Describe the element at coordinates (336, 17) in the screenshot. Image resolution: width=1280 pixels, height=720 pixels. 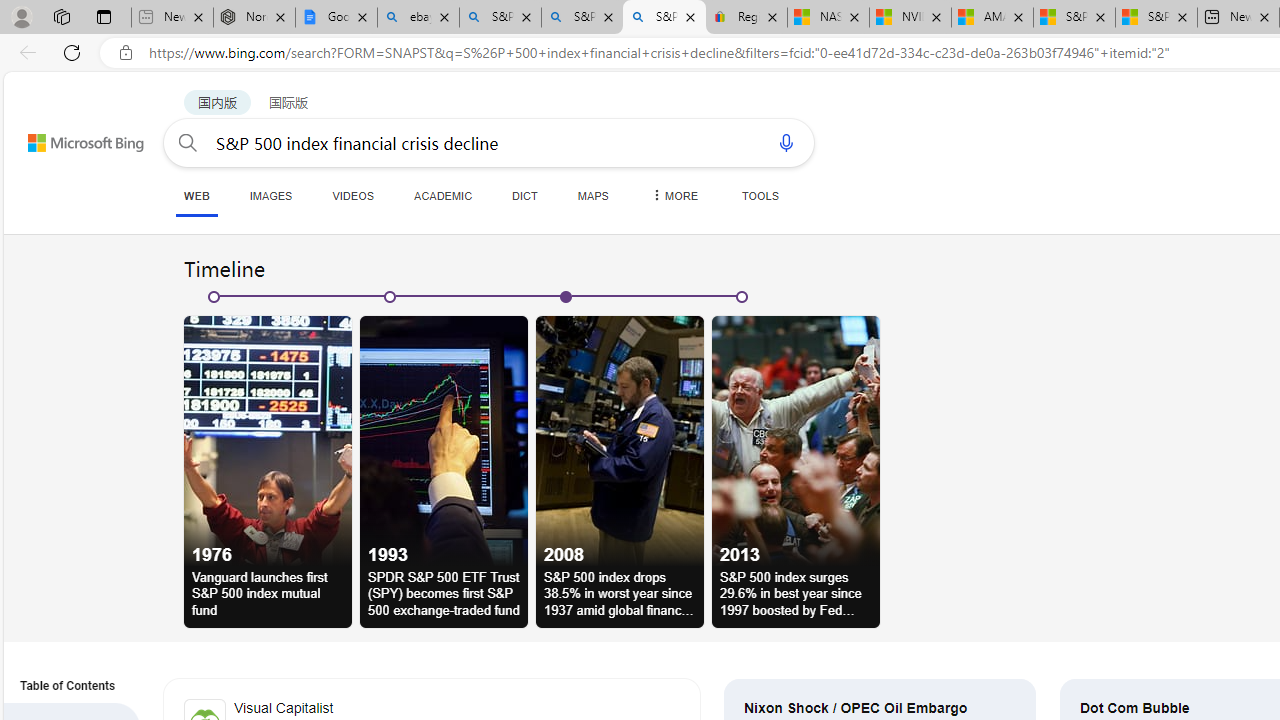
I see `'Google Docs: Online Document Editor | Google Workspace'` at that location.